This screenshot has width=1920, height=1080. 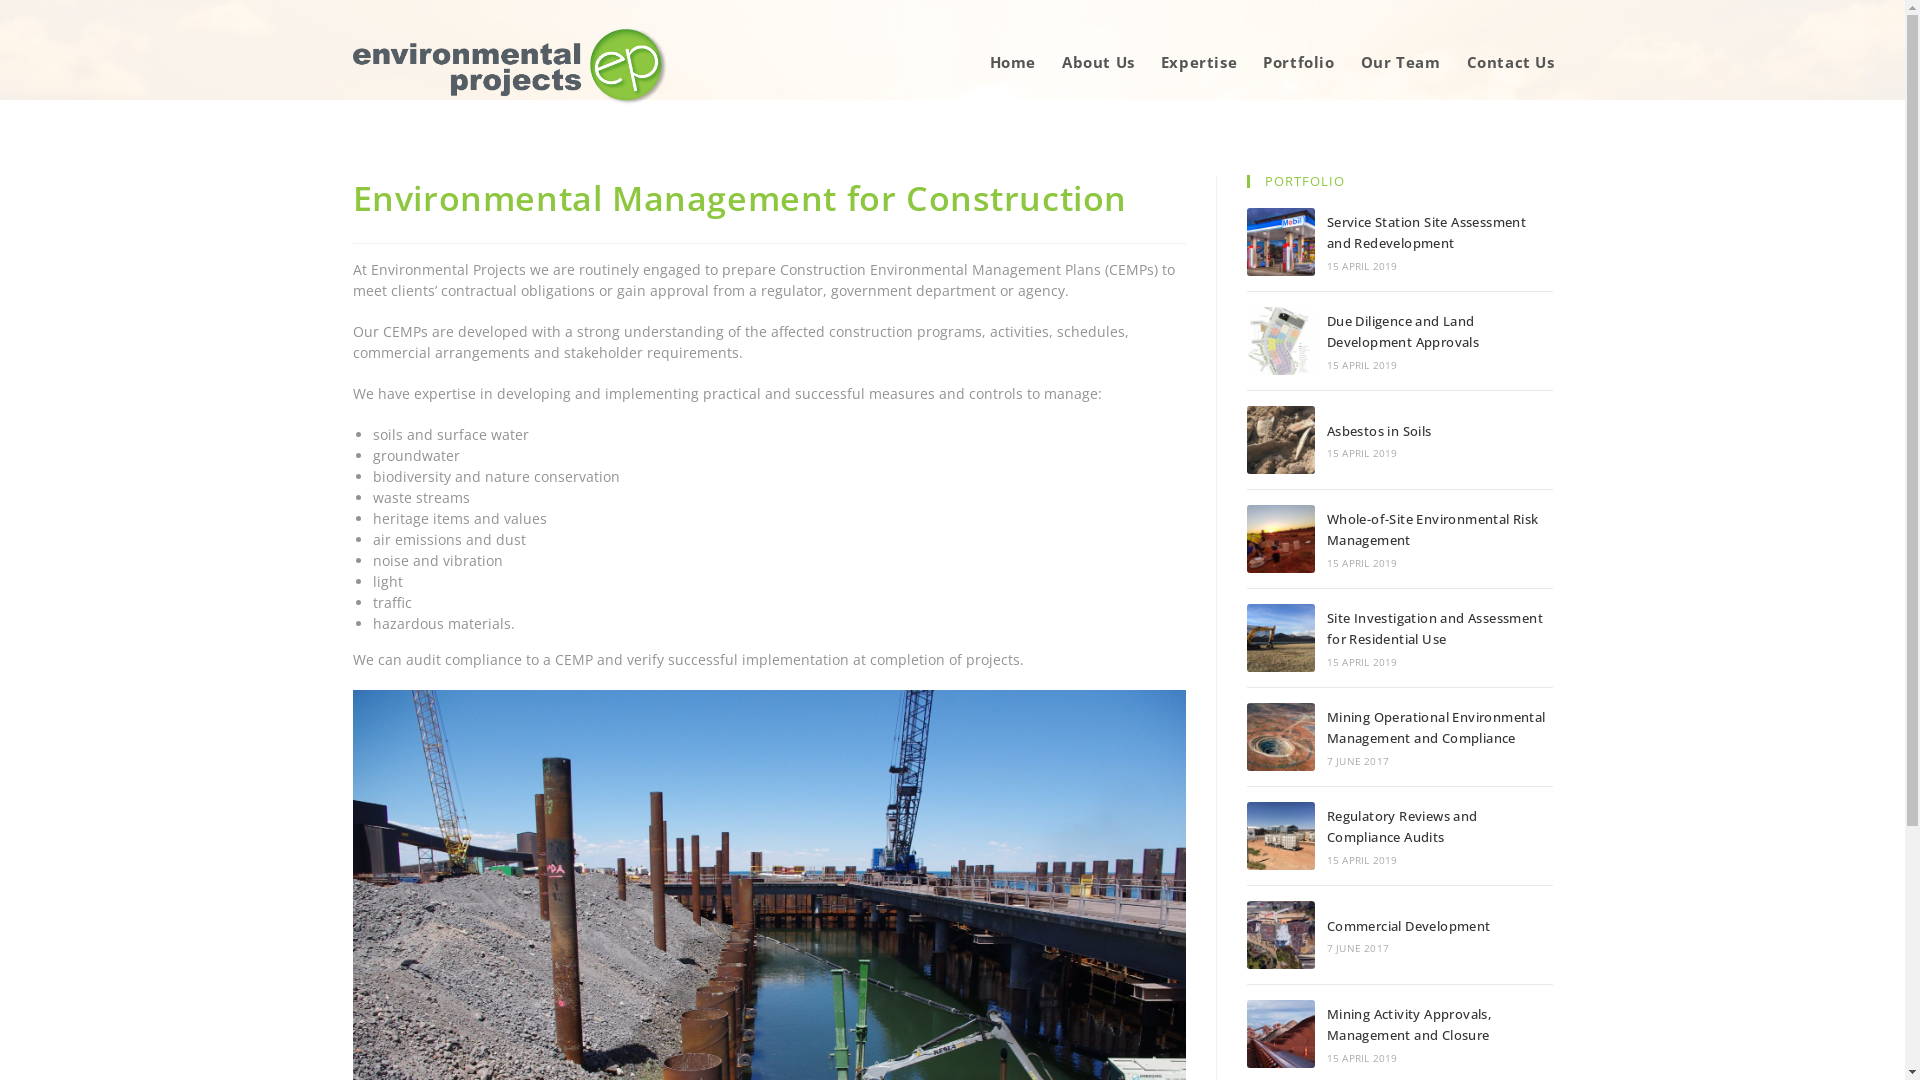 I want to click on 'Home', so click(x=1012, y=61).